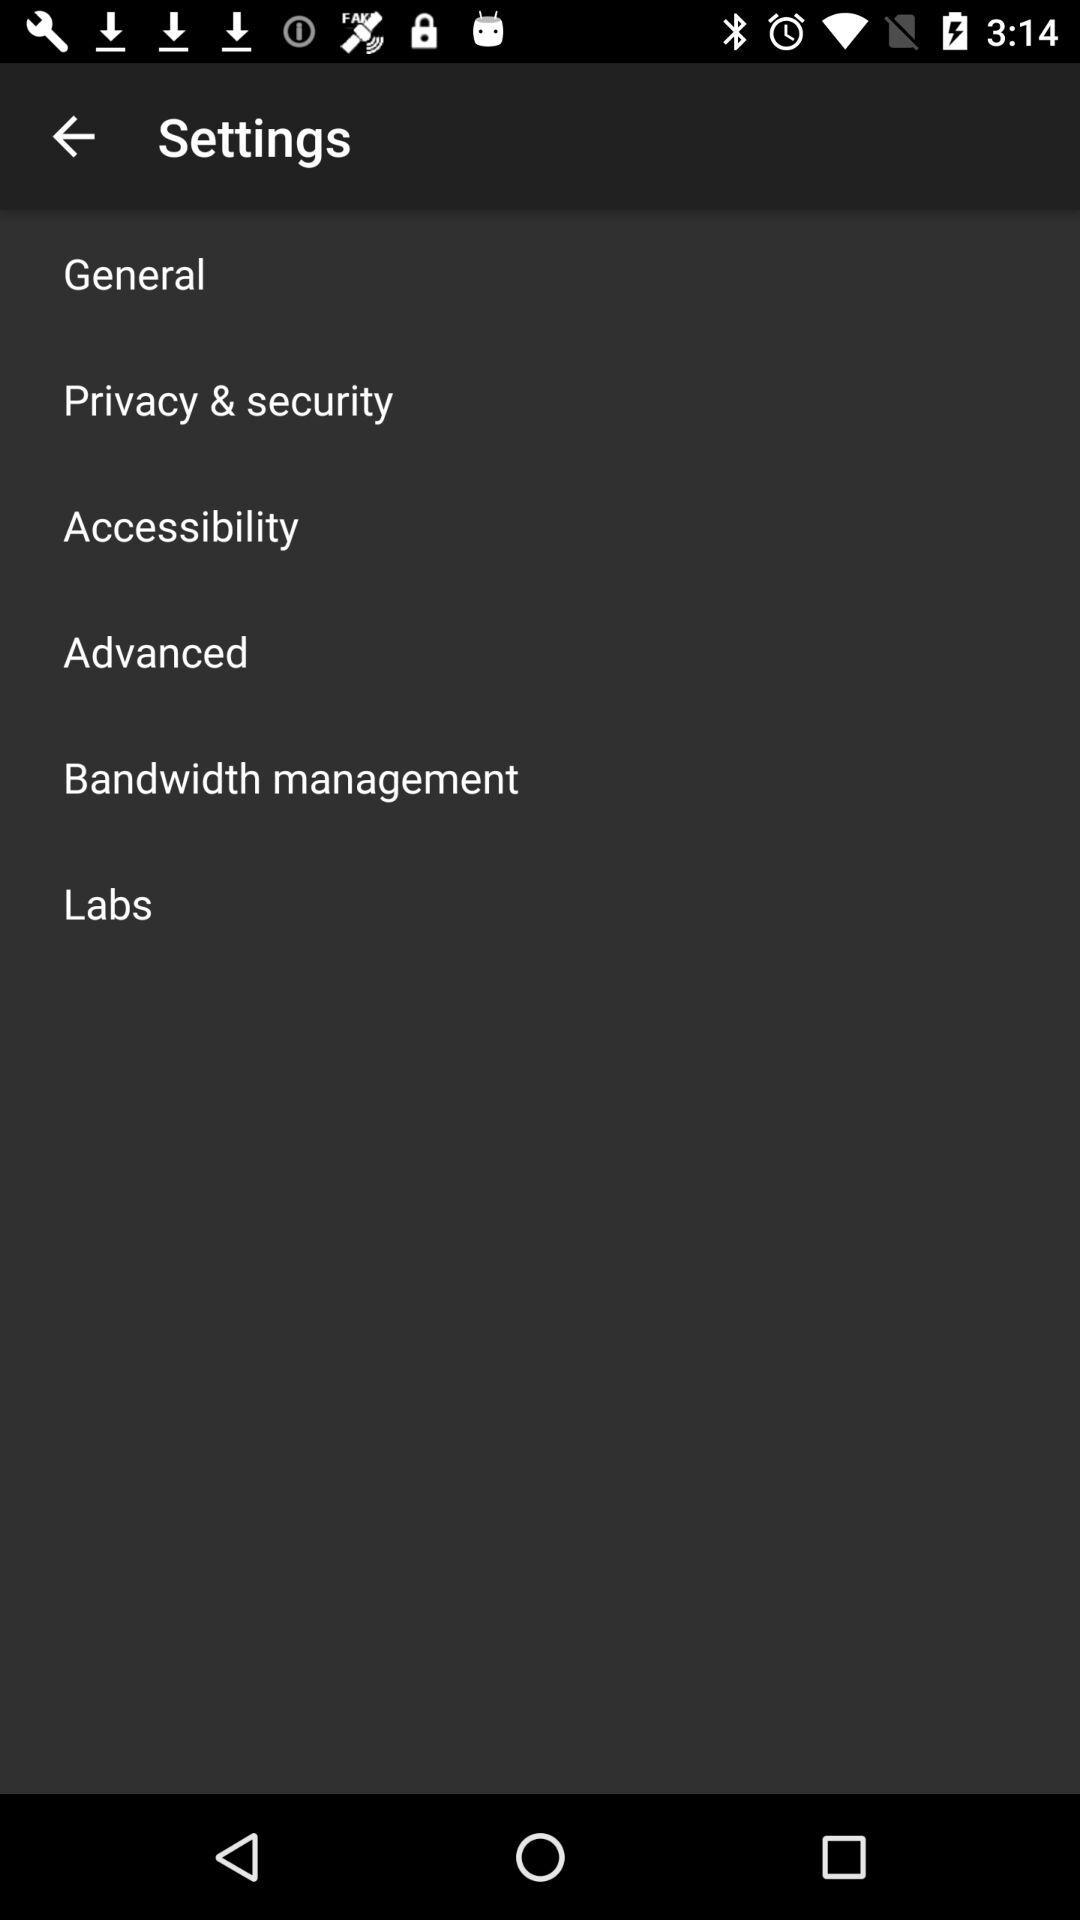  What do you see at coordinates (72, 135) in the screenshot?
I see `item above general` at bounding box center [72, 135].